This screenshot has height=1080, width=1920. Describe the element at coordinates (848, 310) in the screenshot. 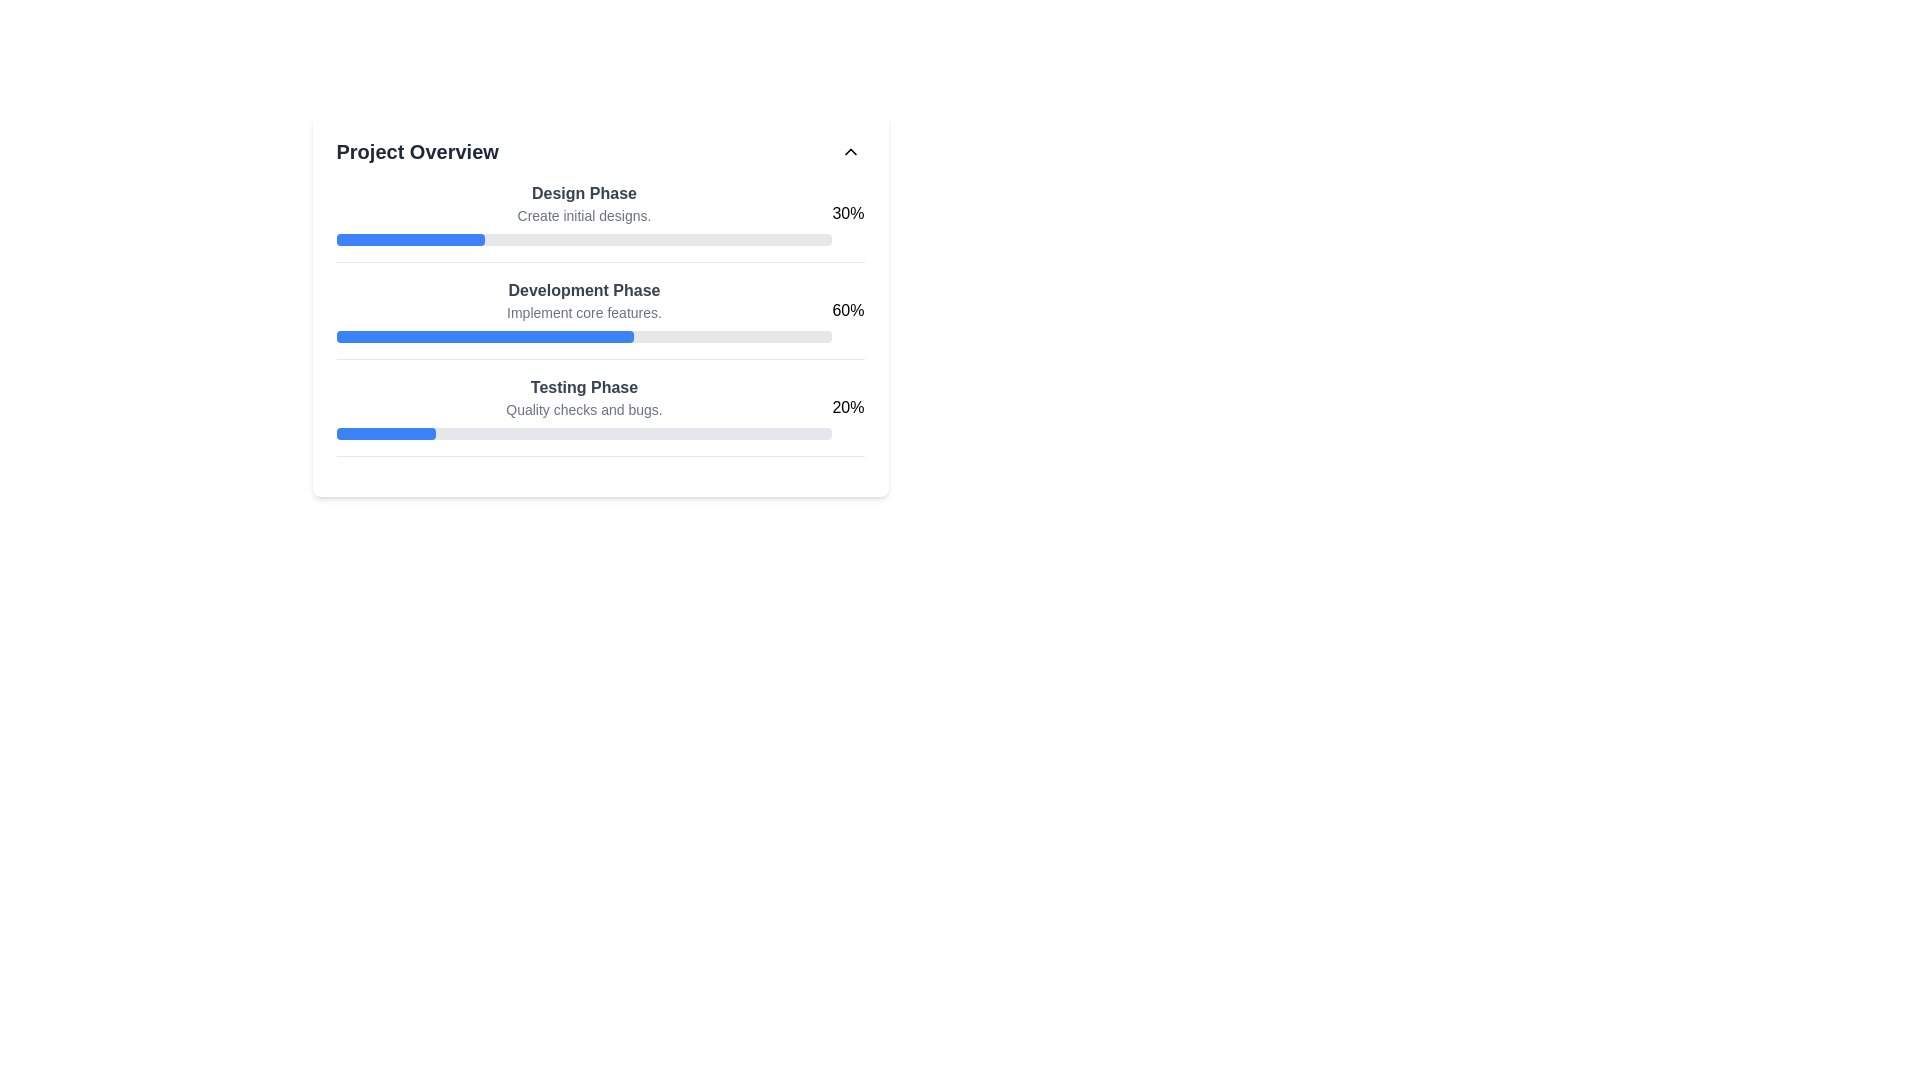

I see `the text label displaying '60%' that is positioned at the rightmost side of the progress bar in the 'Development Phase' row` at that location.